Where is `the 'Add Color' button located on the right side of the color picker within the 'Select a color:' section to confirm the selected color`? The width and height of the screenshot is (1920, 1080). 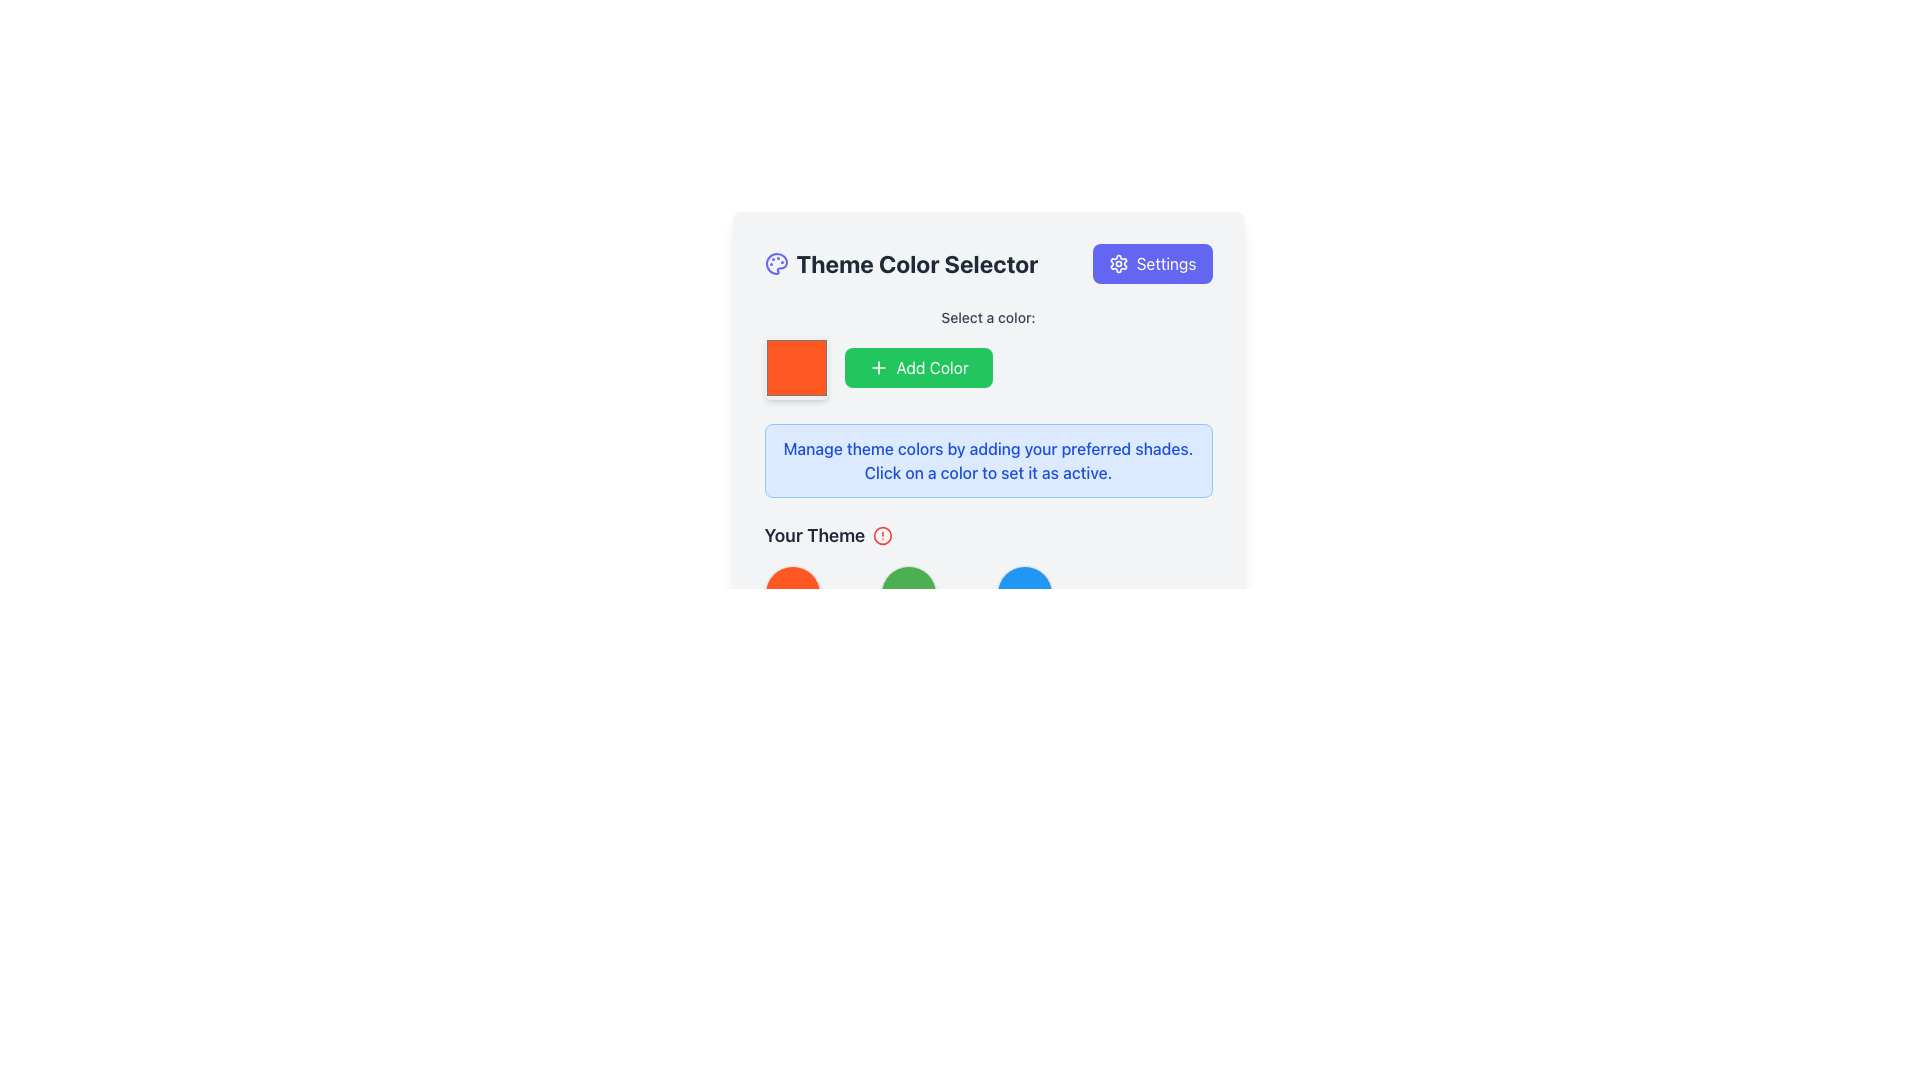 the 'Add Color' button located on the right side of the color picker within the 'Select a color:' section to confirm the selected color is located at coordinates (988, 367).